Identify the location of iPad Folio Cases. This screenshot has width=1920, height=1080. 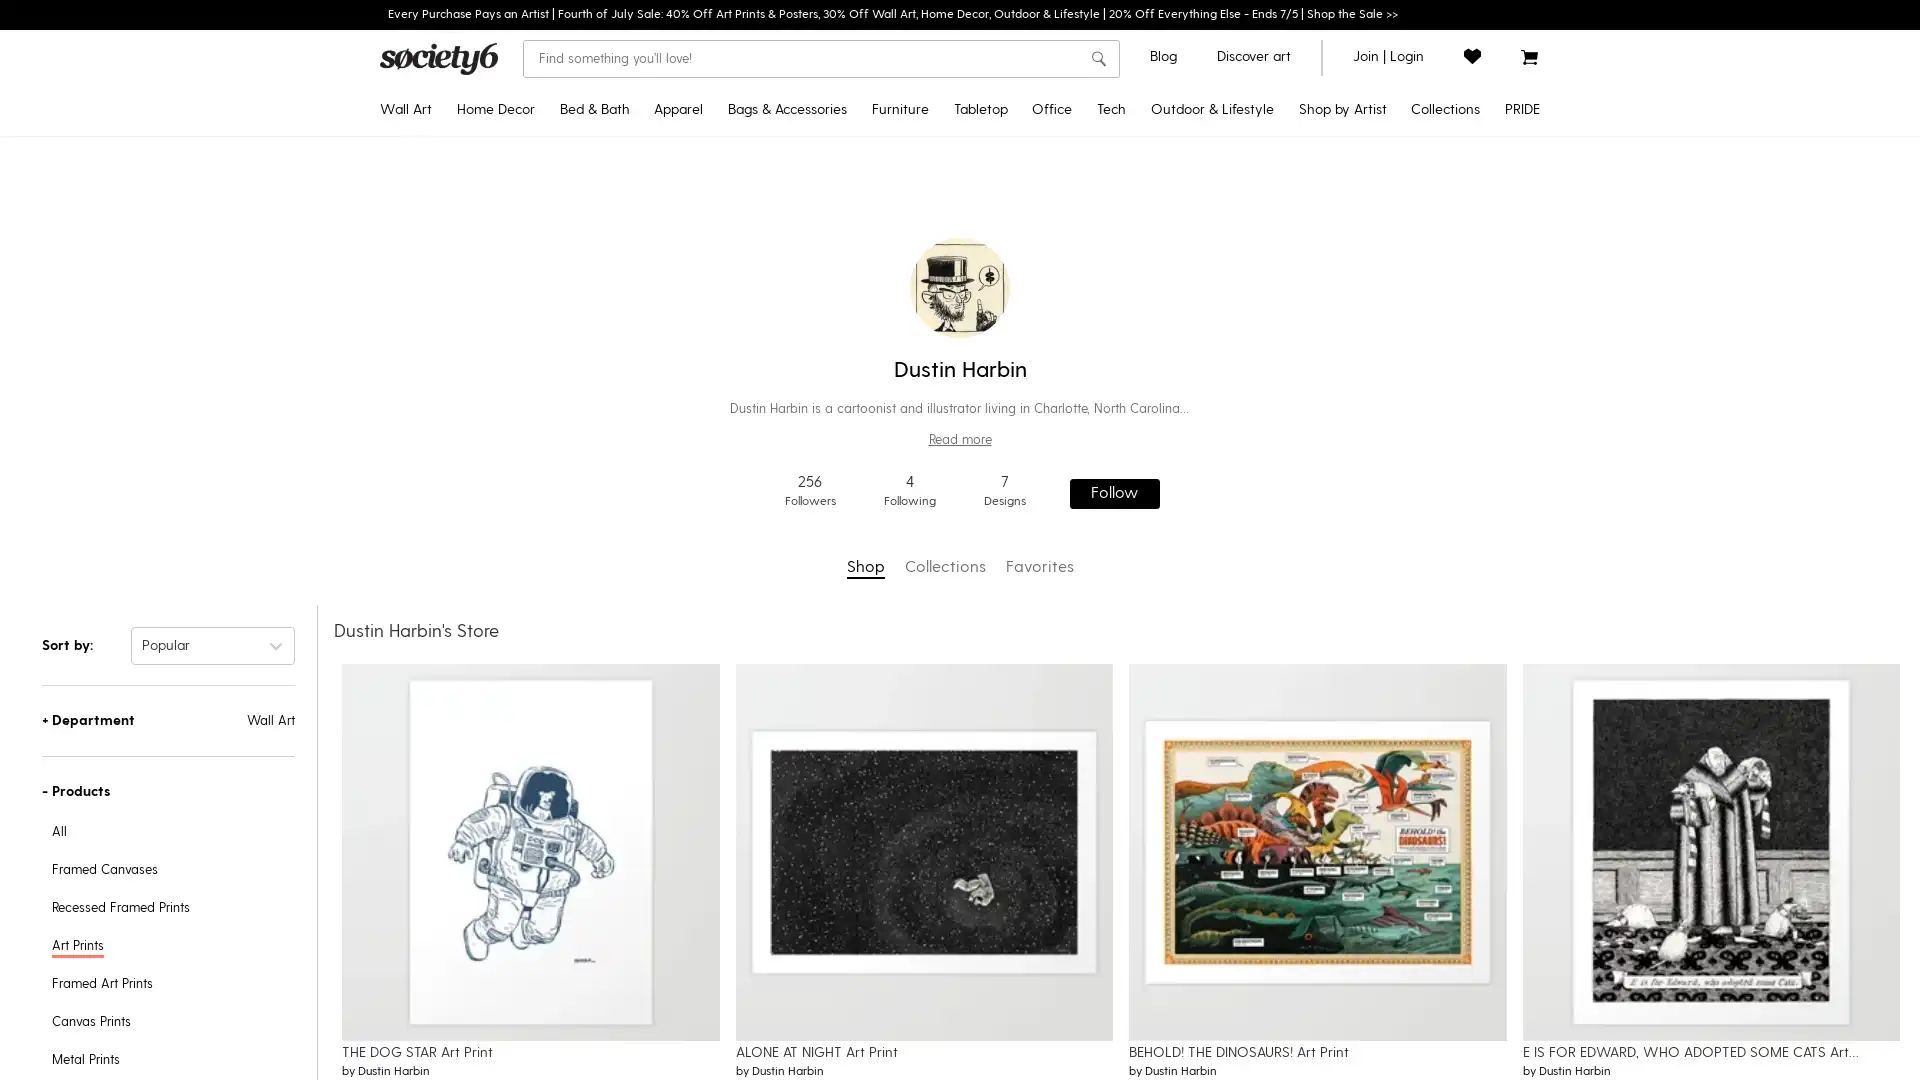
(1182, 353).